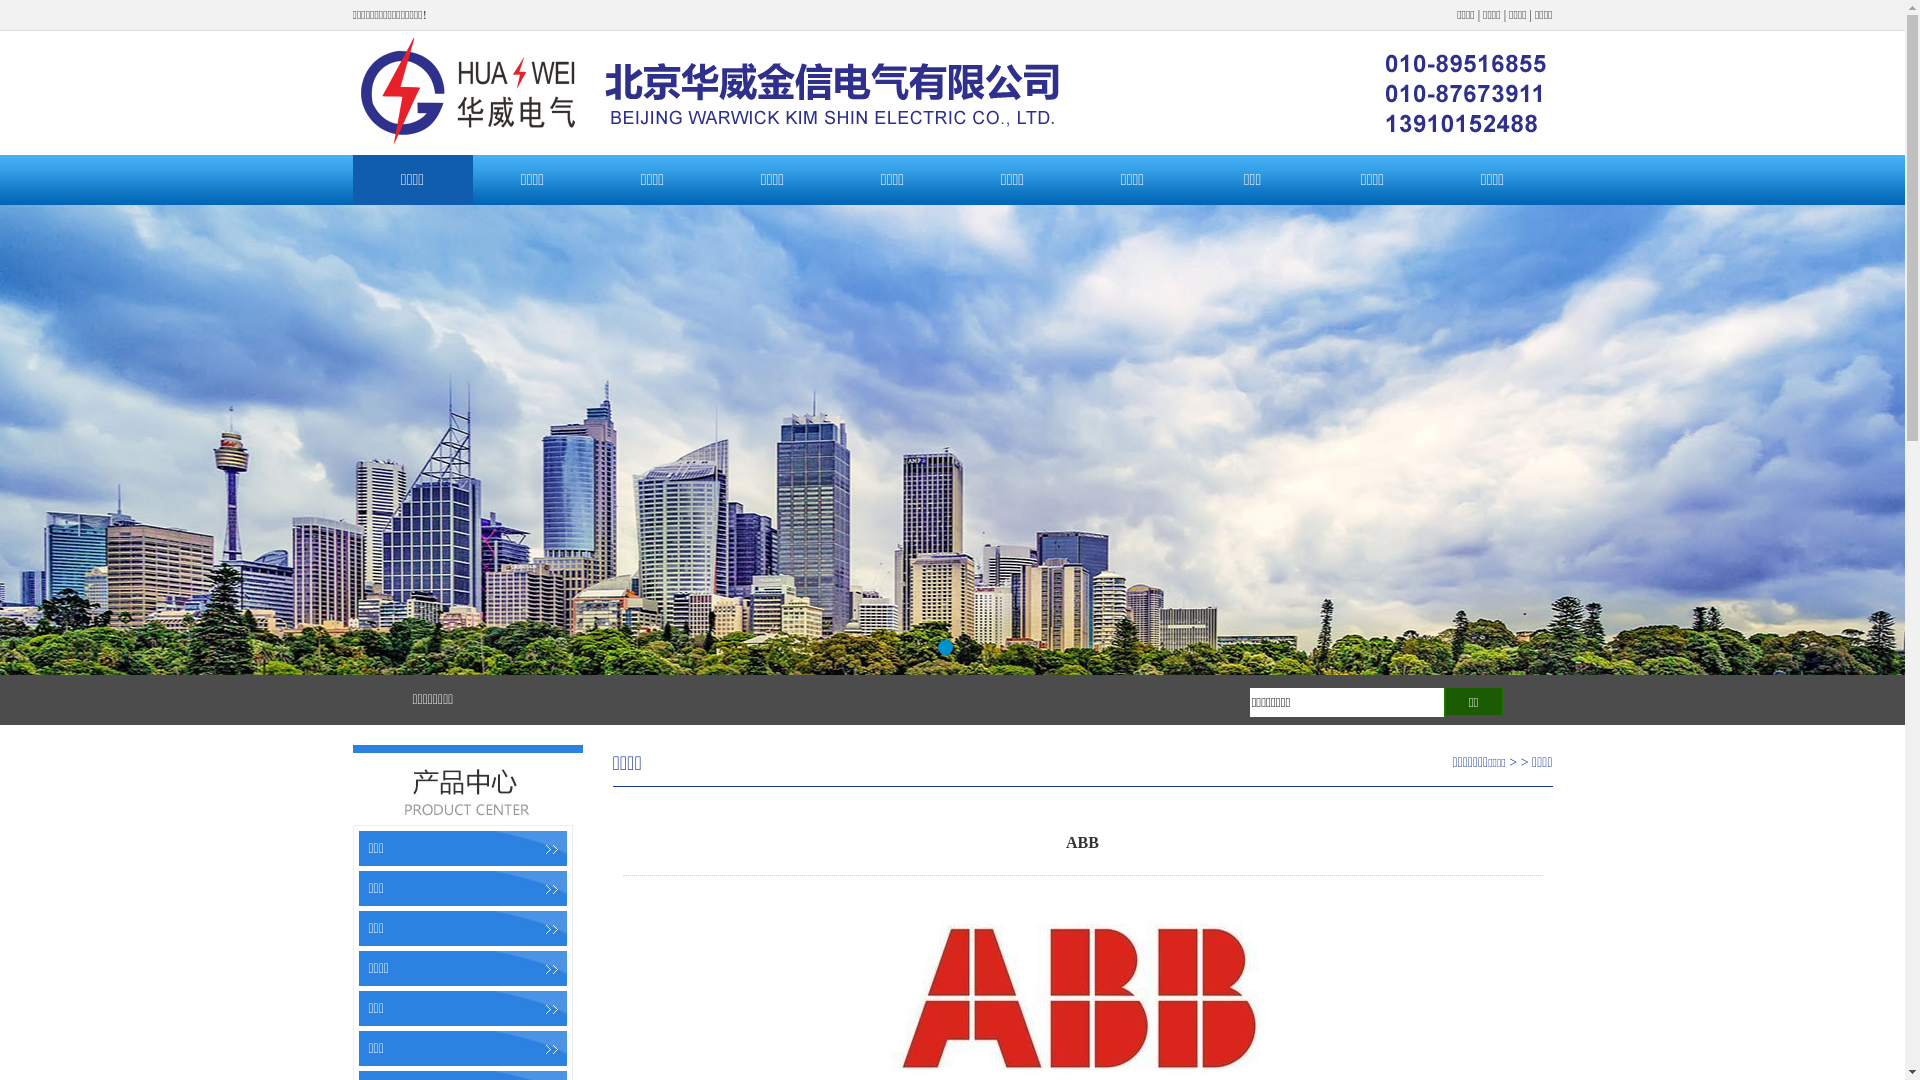 This screenshot has height=1080, width=1920. I want to click on '1', so click(936, 647).